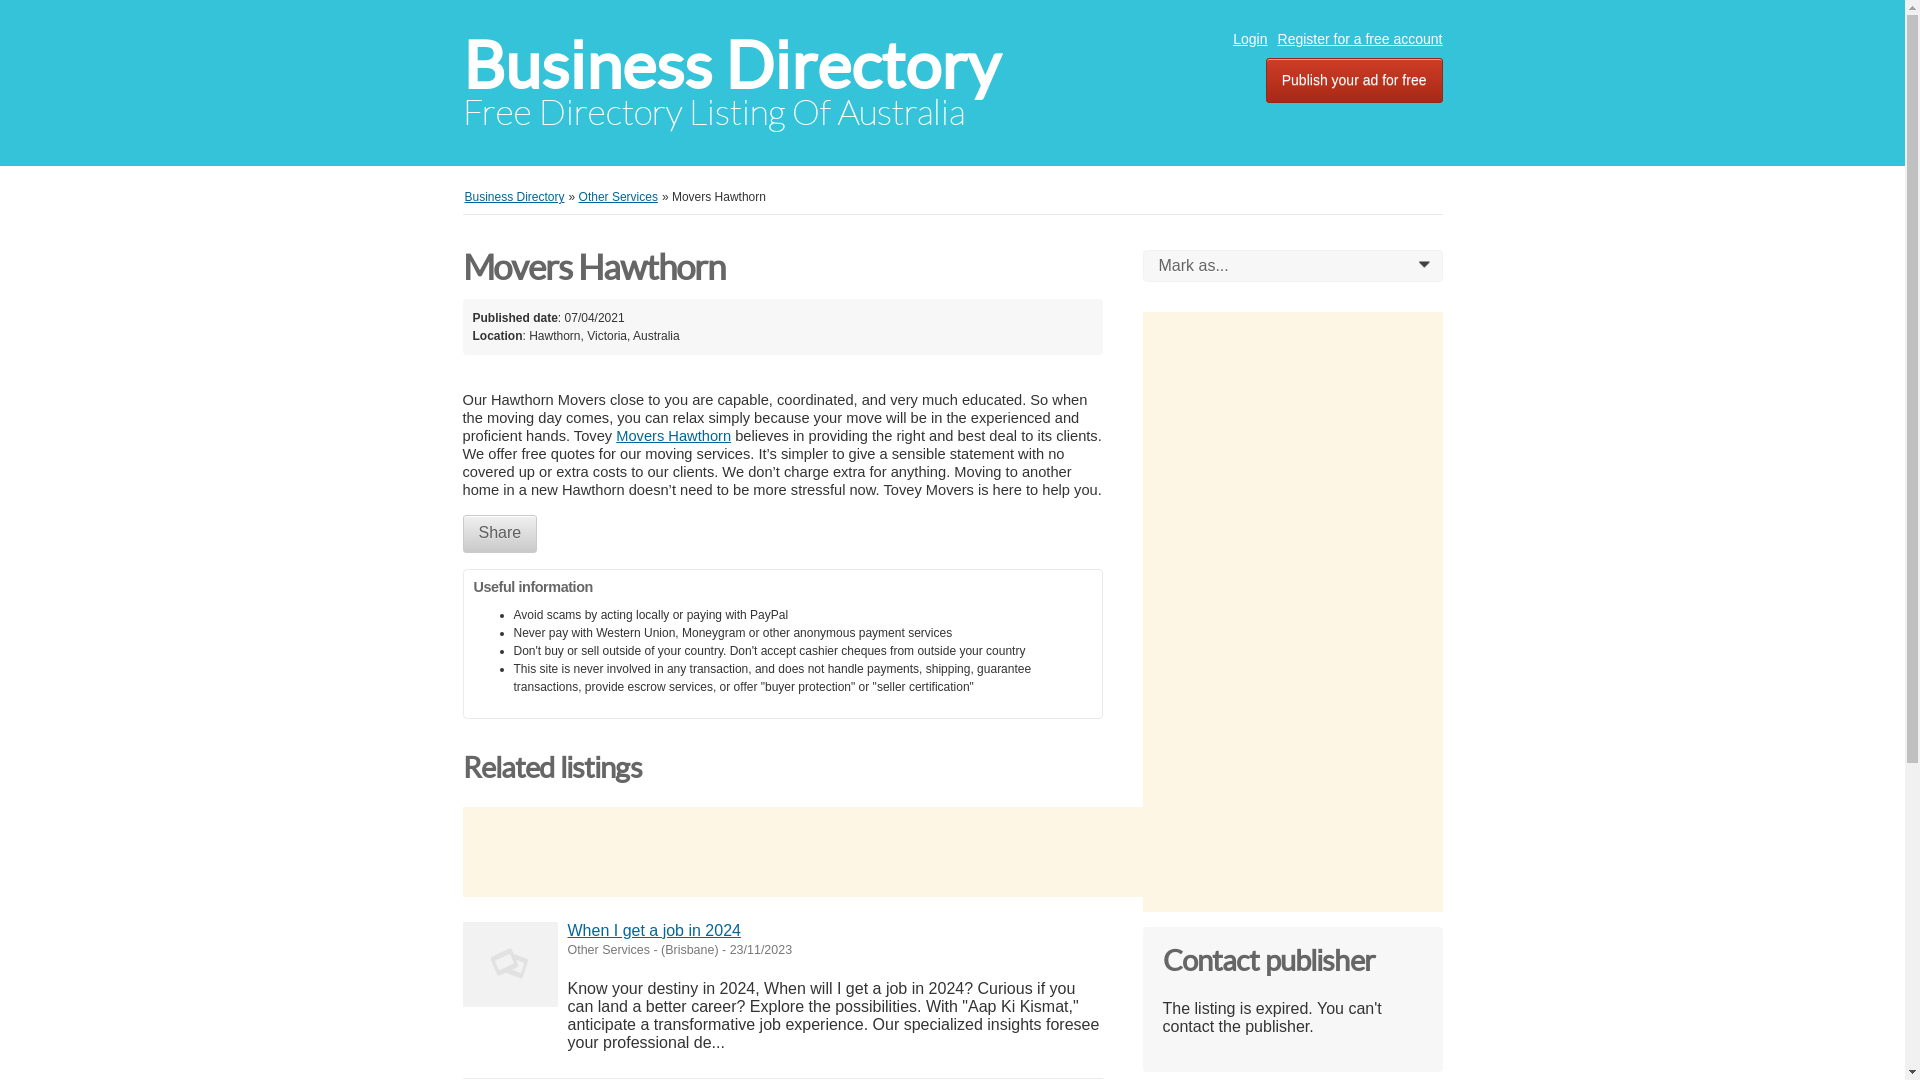 This screenshot has width=1920, height=1080. Describe the element at coordinates (825, 852) in the screenshot. I see `'Advertisement'` at that location.